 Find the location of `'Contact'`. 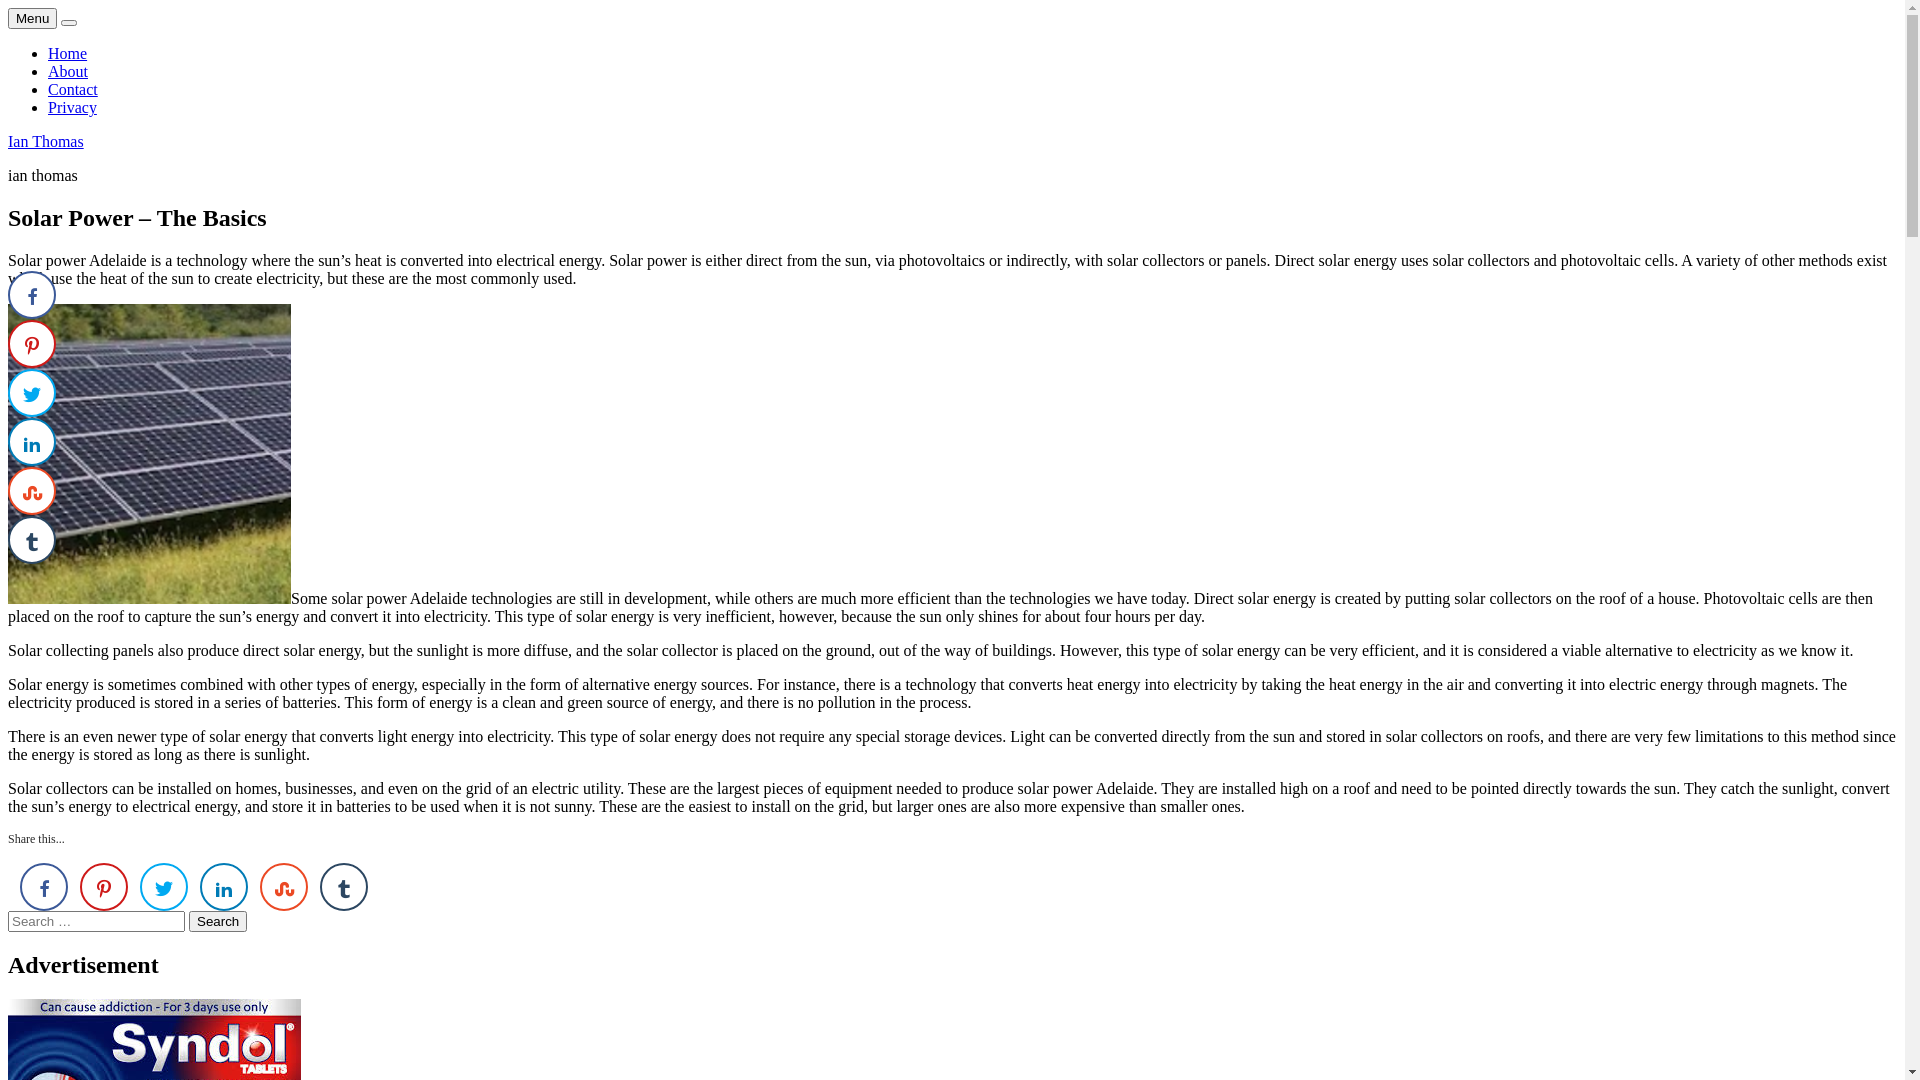

'Contact' is located at coordinates (72, 88).